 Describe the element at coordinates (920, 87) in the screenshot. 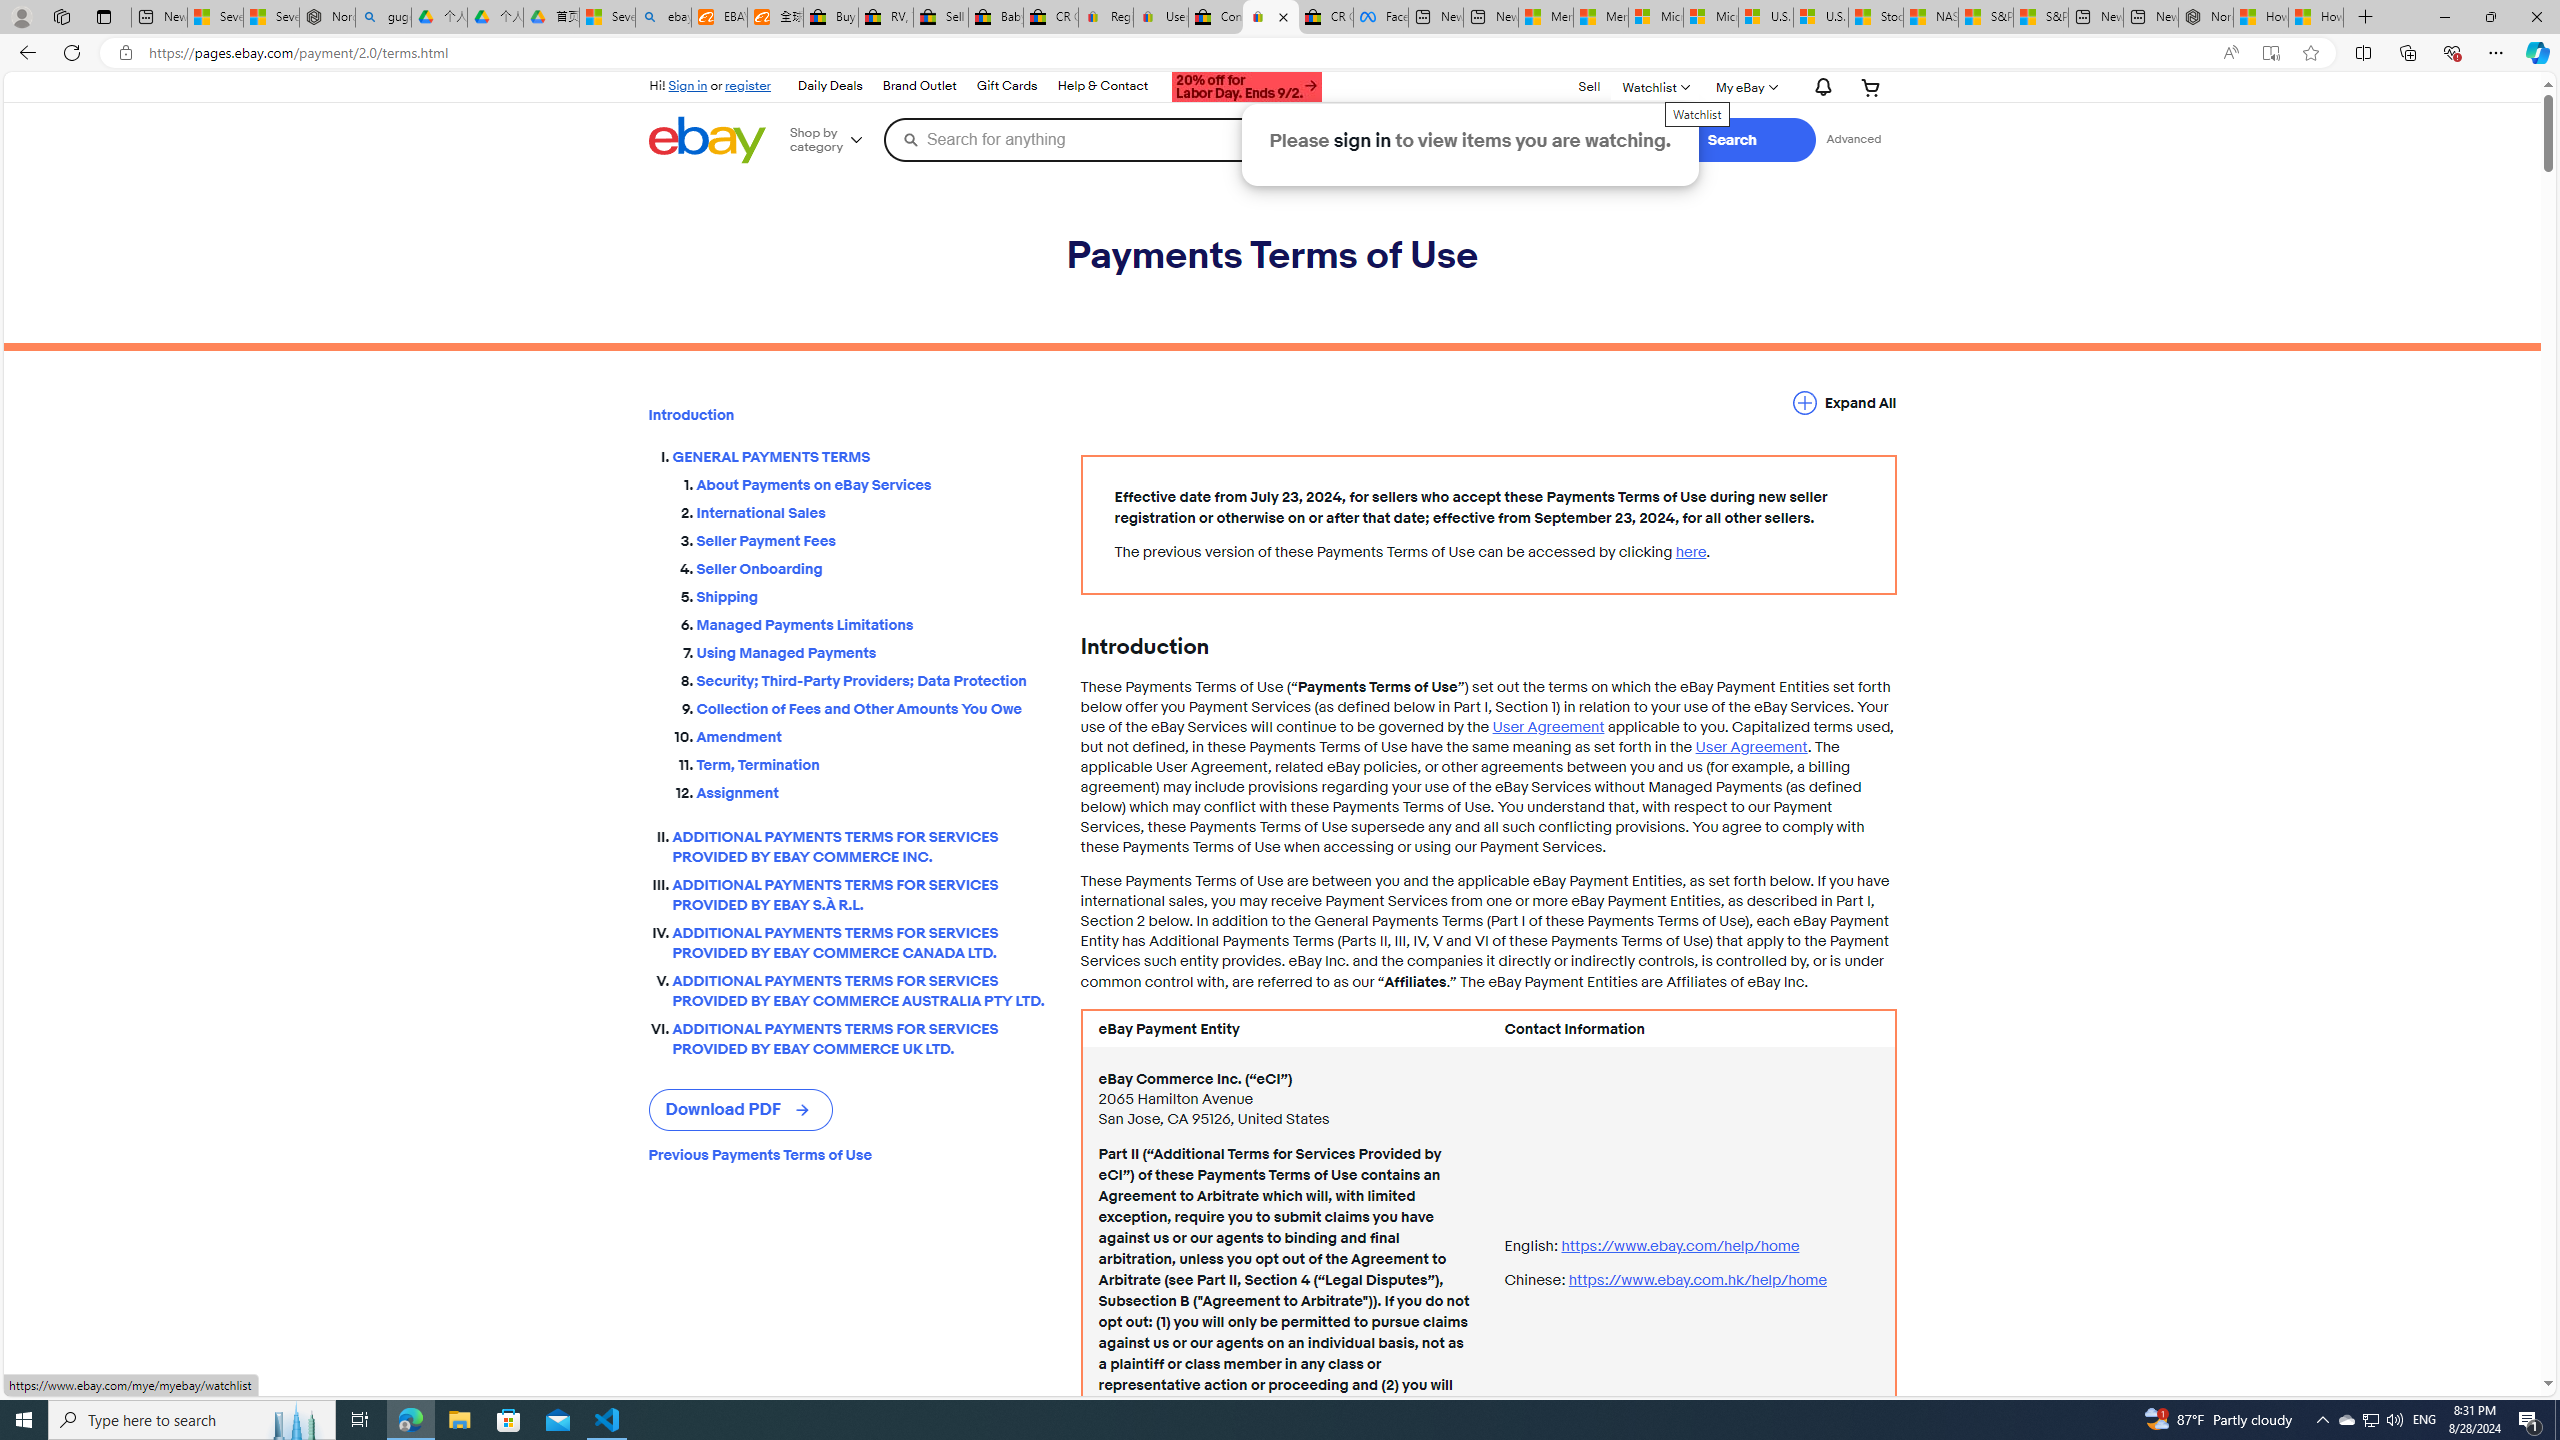

I see `'Brand Outlet'` at that location.